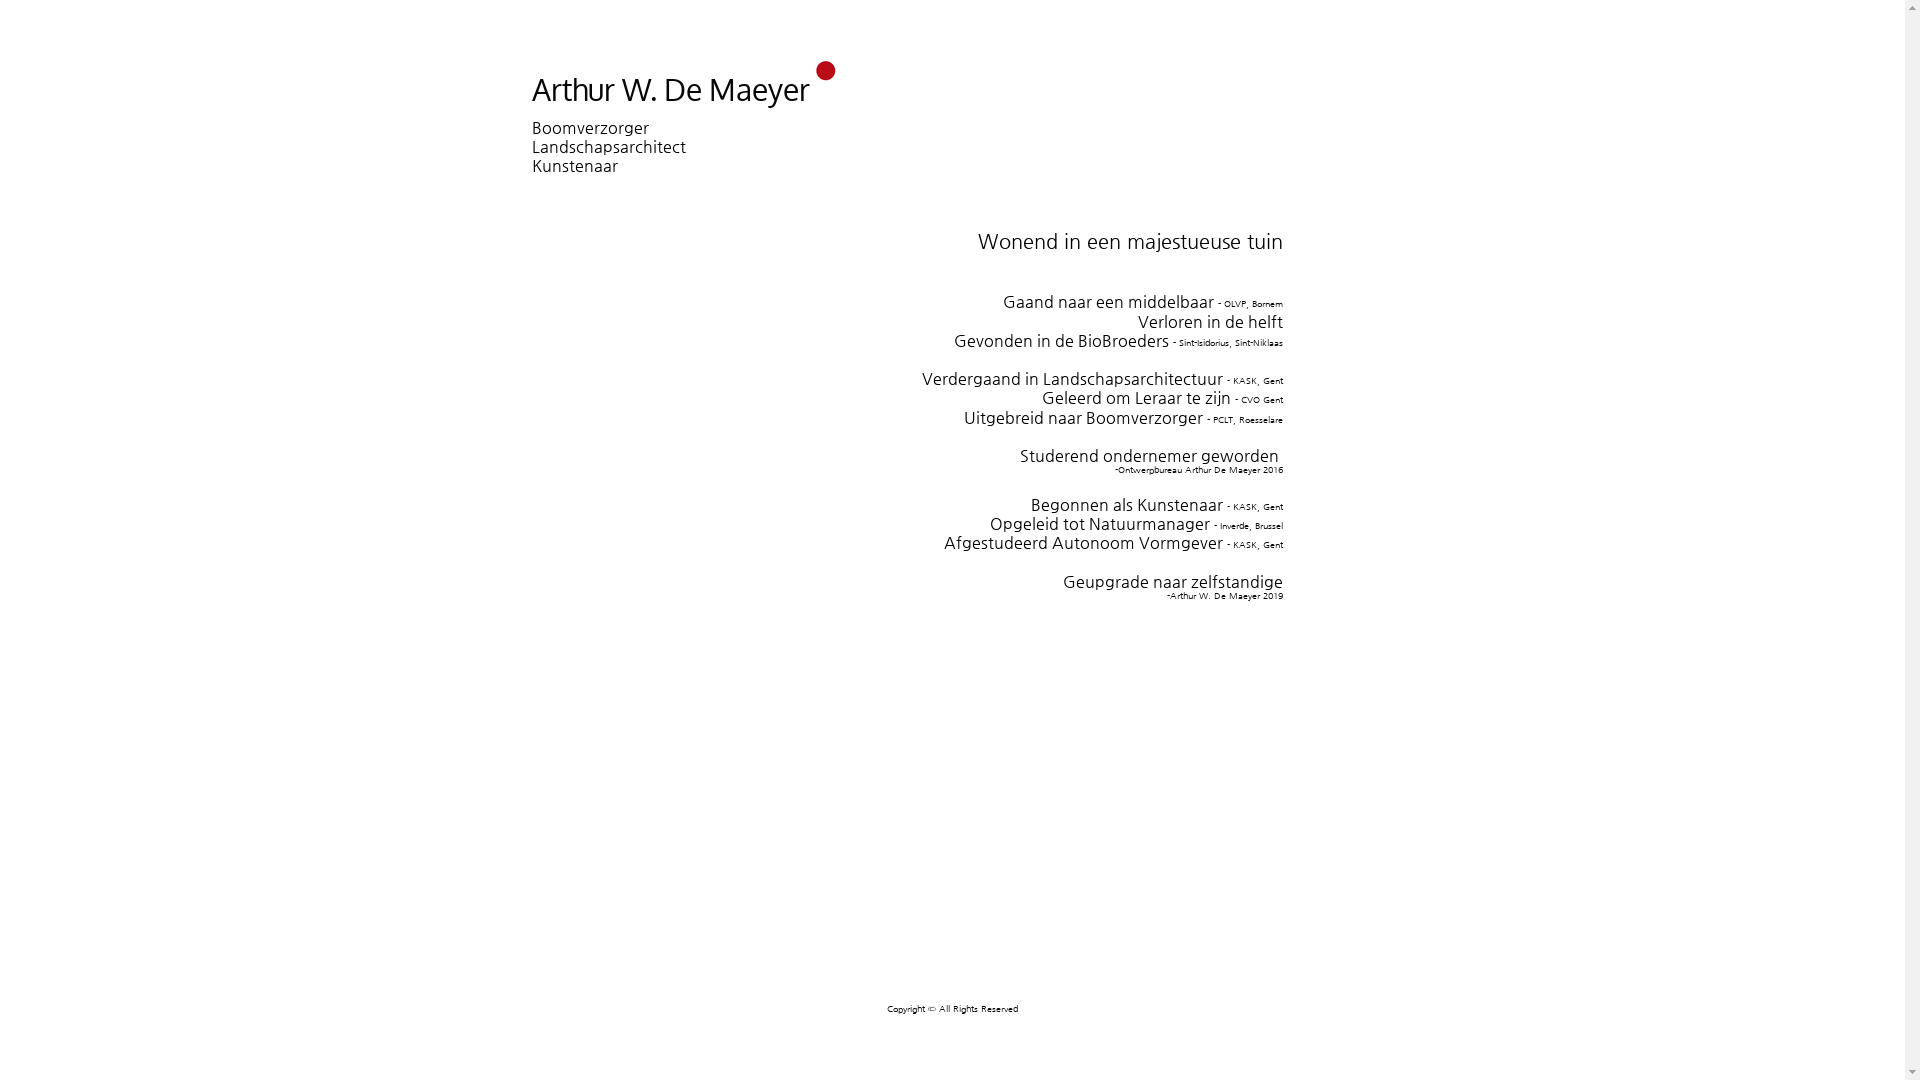  What do you see at coordinates (671, 87) in the screenshot?
I see `'Arthur W. De Maeyer'` at bounding box center [671, 87].